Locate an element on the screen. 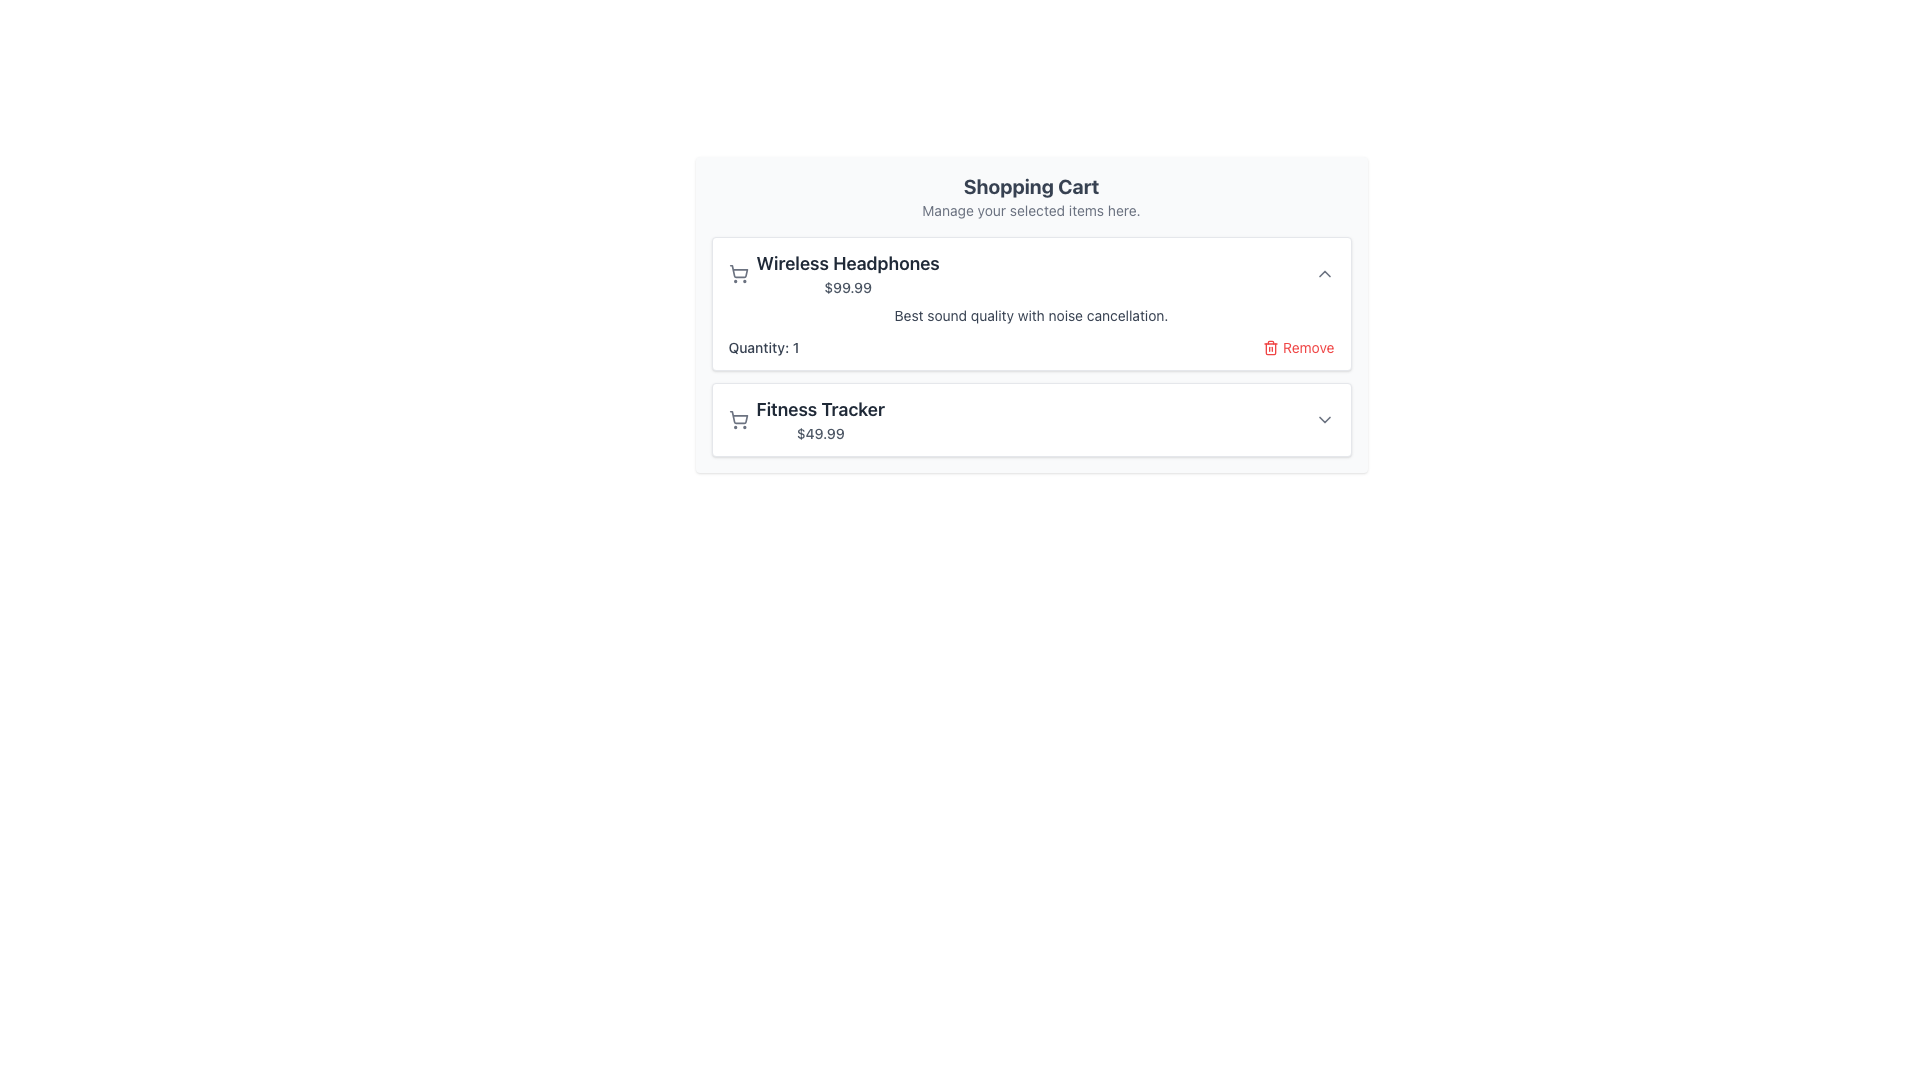  the Text label indicating the quantity of 'Wireless Headphones' in the shopping cart, located below the title and to the left of the 'Remove' button is located at coordinates (762, 346).